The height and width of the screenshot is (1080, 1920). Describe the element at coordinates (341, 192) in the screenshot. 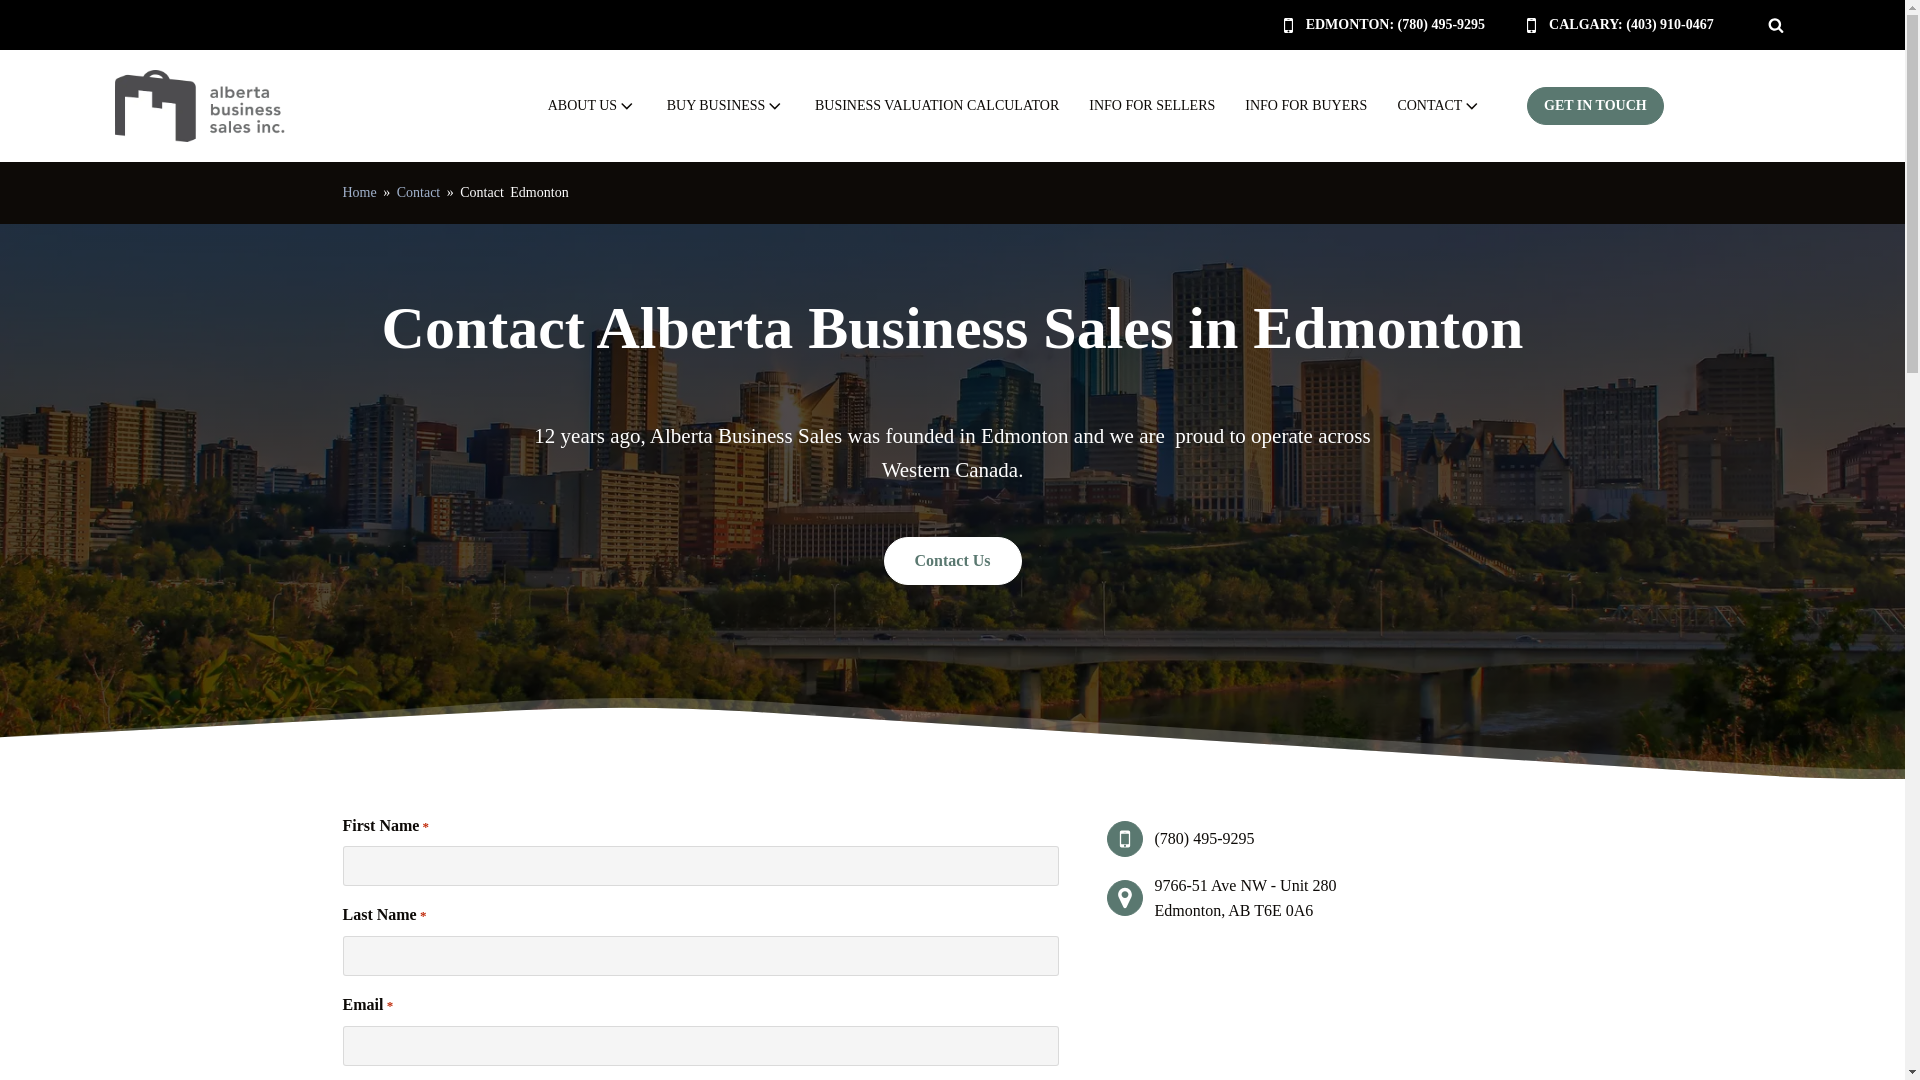

I see `'Home'` at that location.